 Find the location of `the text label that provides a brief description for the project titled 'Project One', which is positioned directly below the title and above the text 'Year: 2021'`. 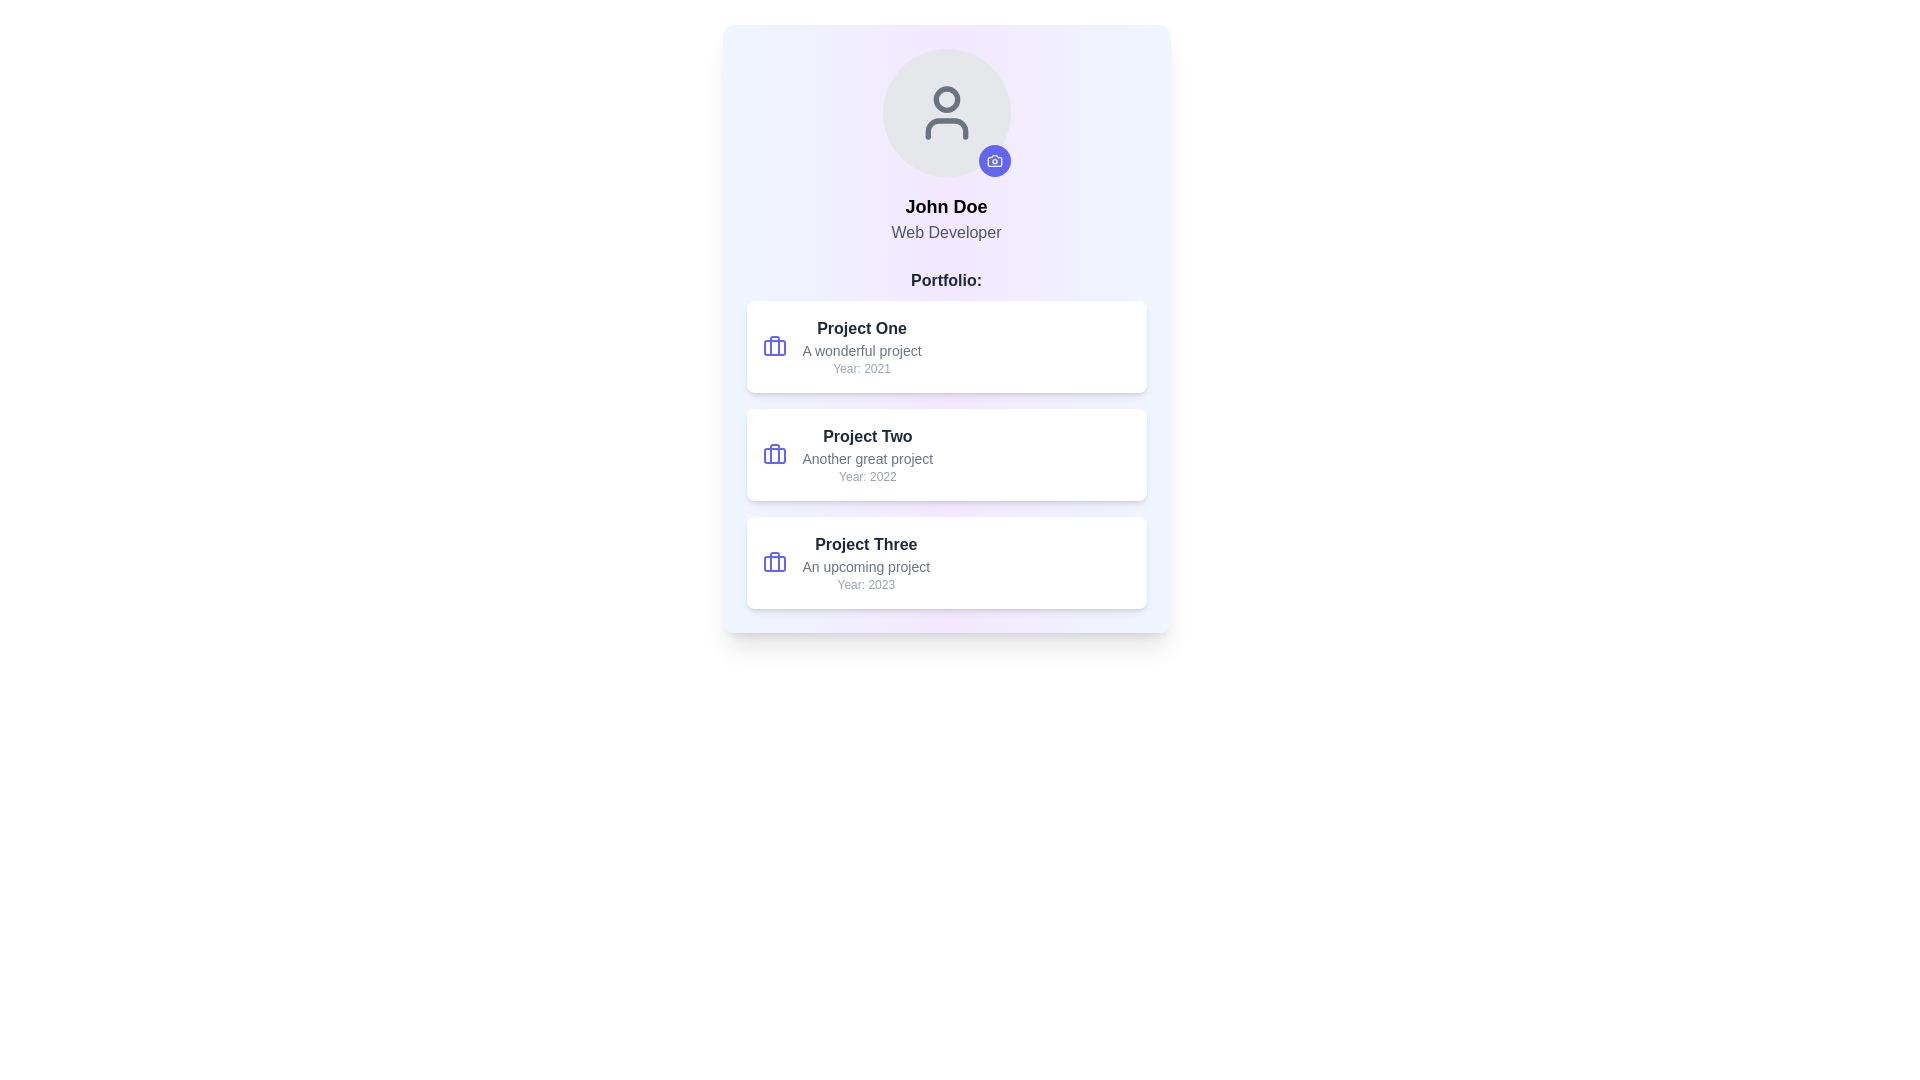

the text label that provides a brief description for the project titled 'Project One', which is positioned directly below the title and above the text 'Year: 2021' is located at coordinates (862, 350).